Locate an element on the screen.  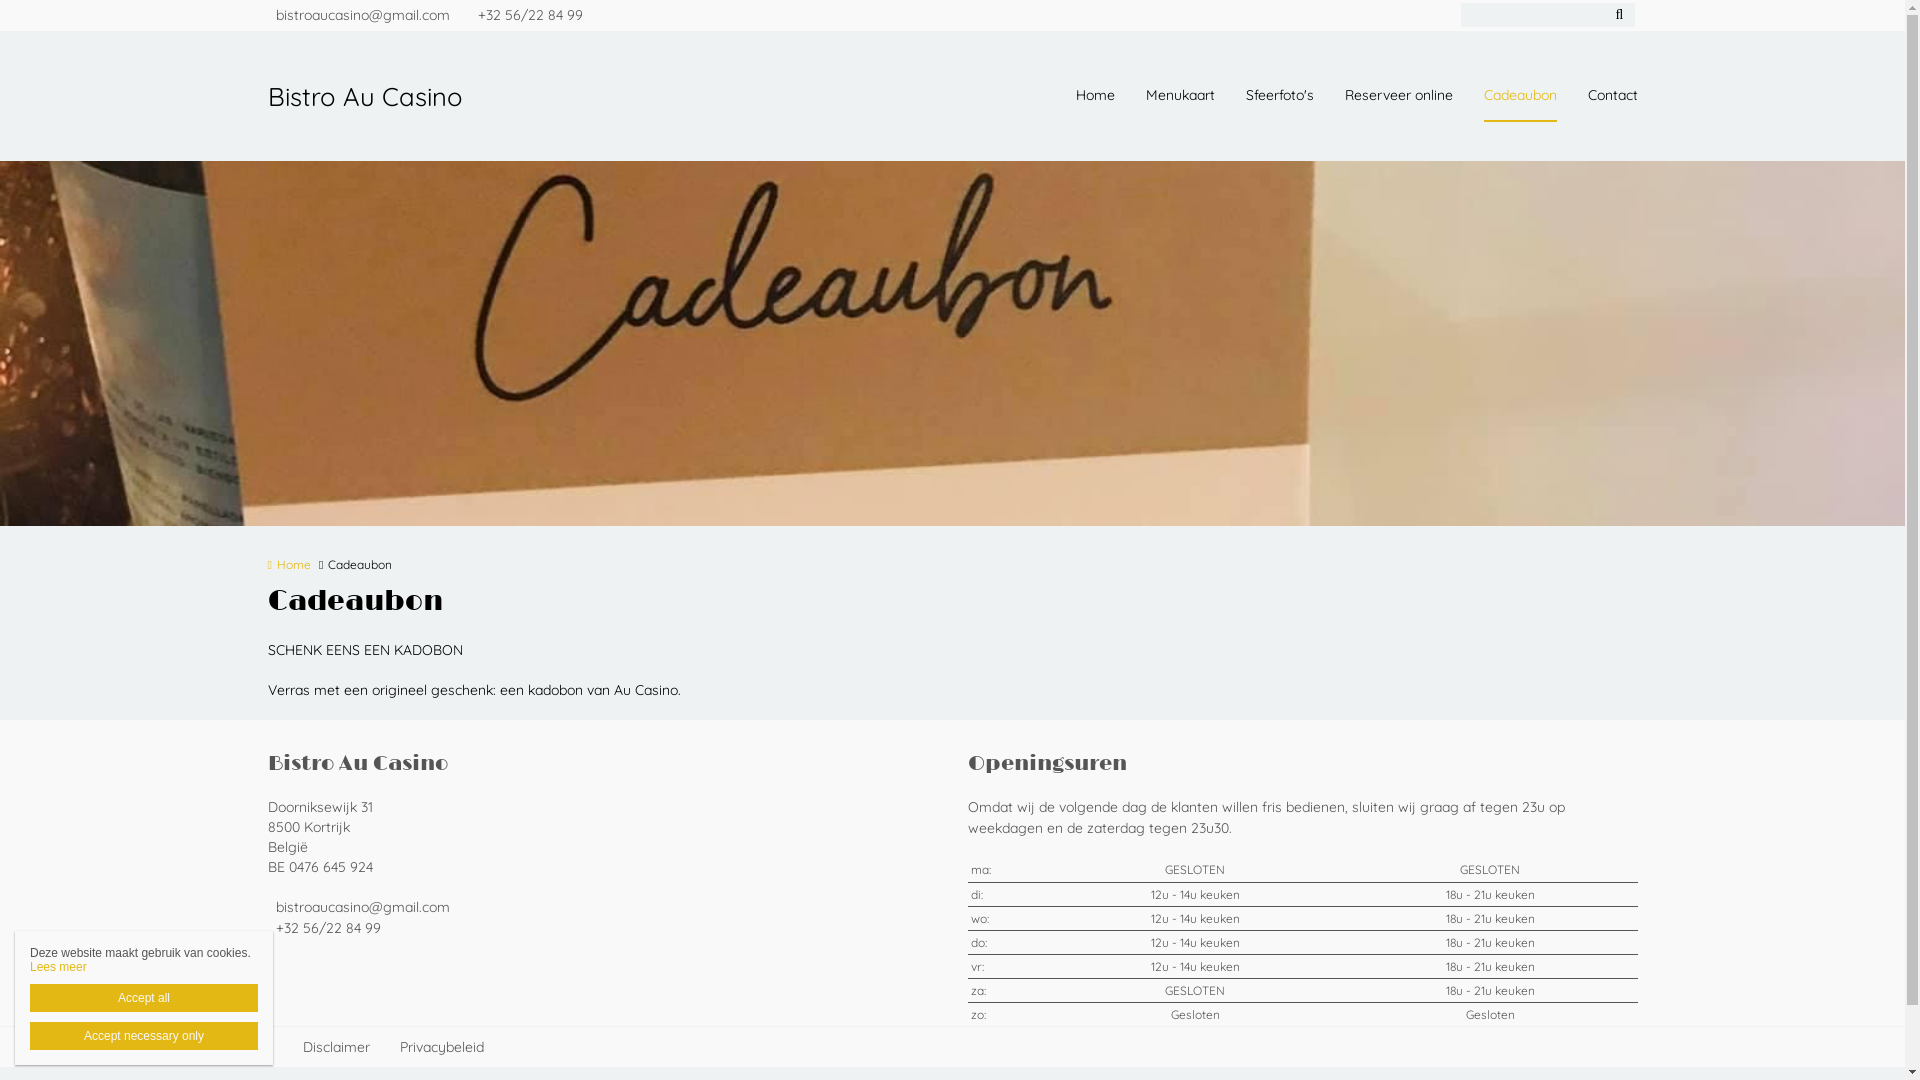
'Lees meer' is located at coordinates (58, 966).